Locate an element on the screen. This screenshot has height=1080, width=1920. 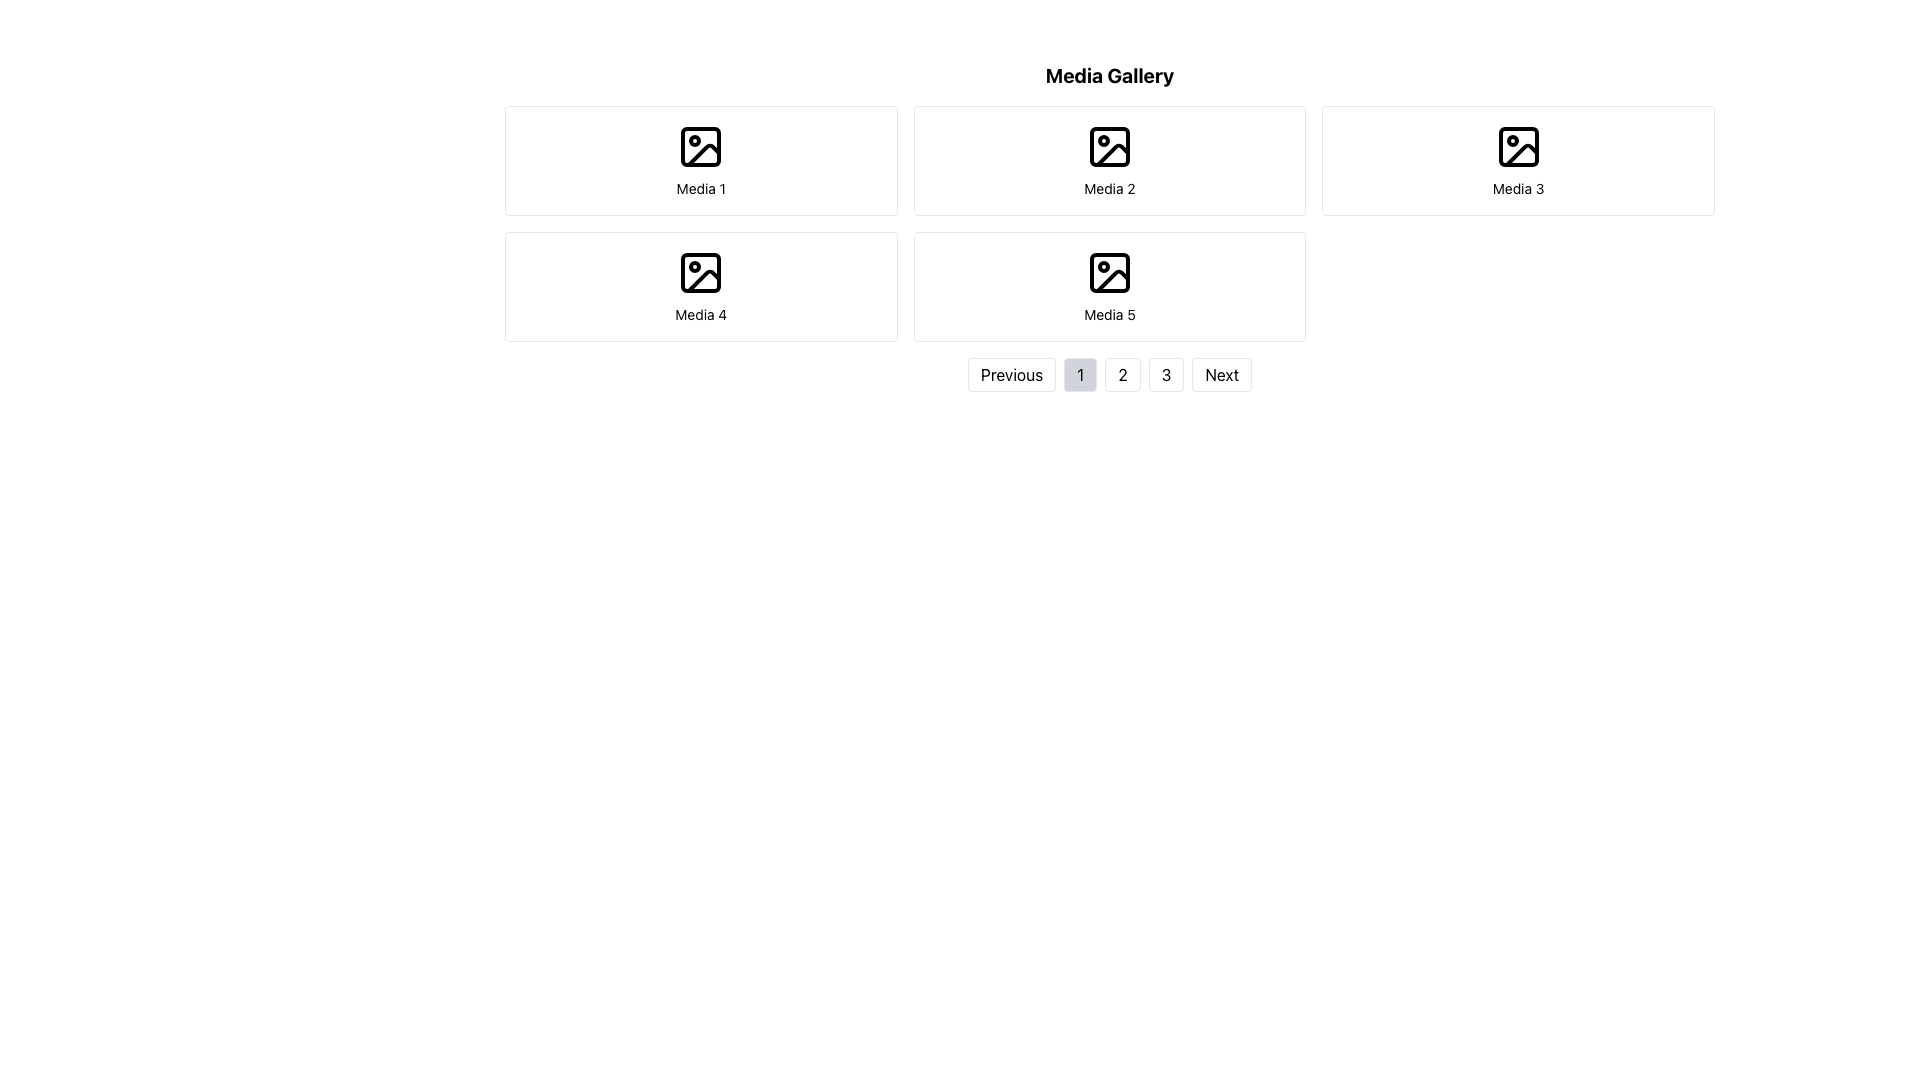
to select or view details of the fifth clickable card in the media gallery, located in the second row and third column of the grid is located at coordinates (1108, 286).